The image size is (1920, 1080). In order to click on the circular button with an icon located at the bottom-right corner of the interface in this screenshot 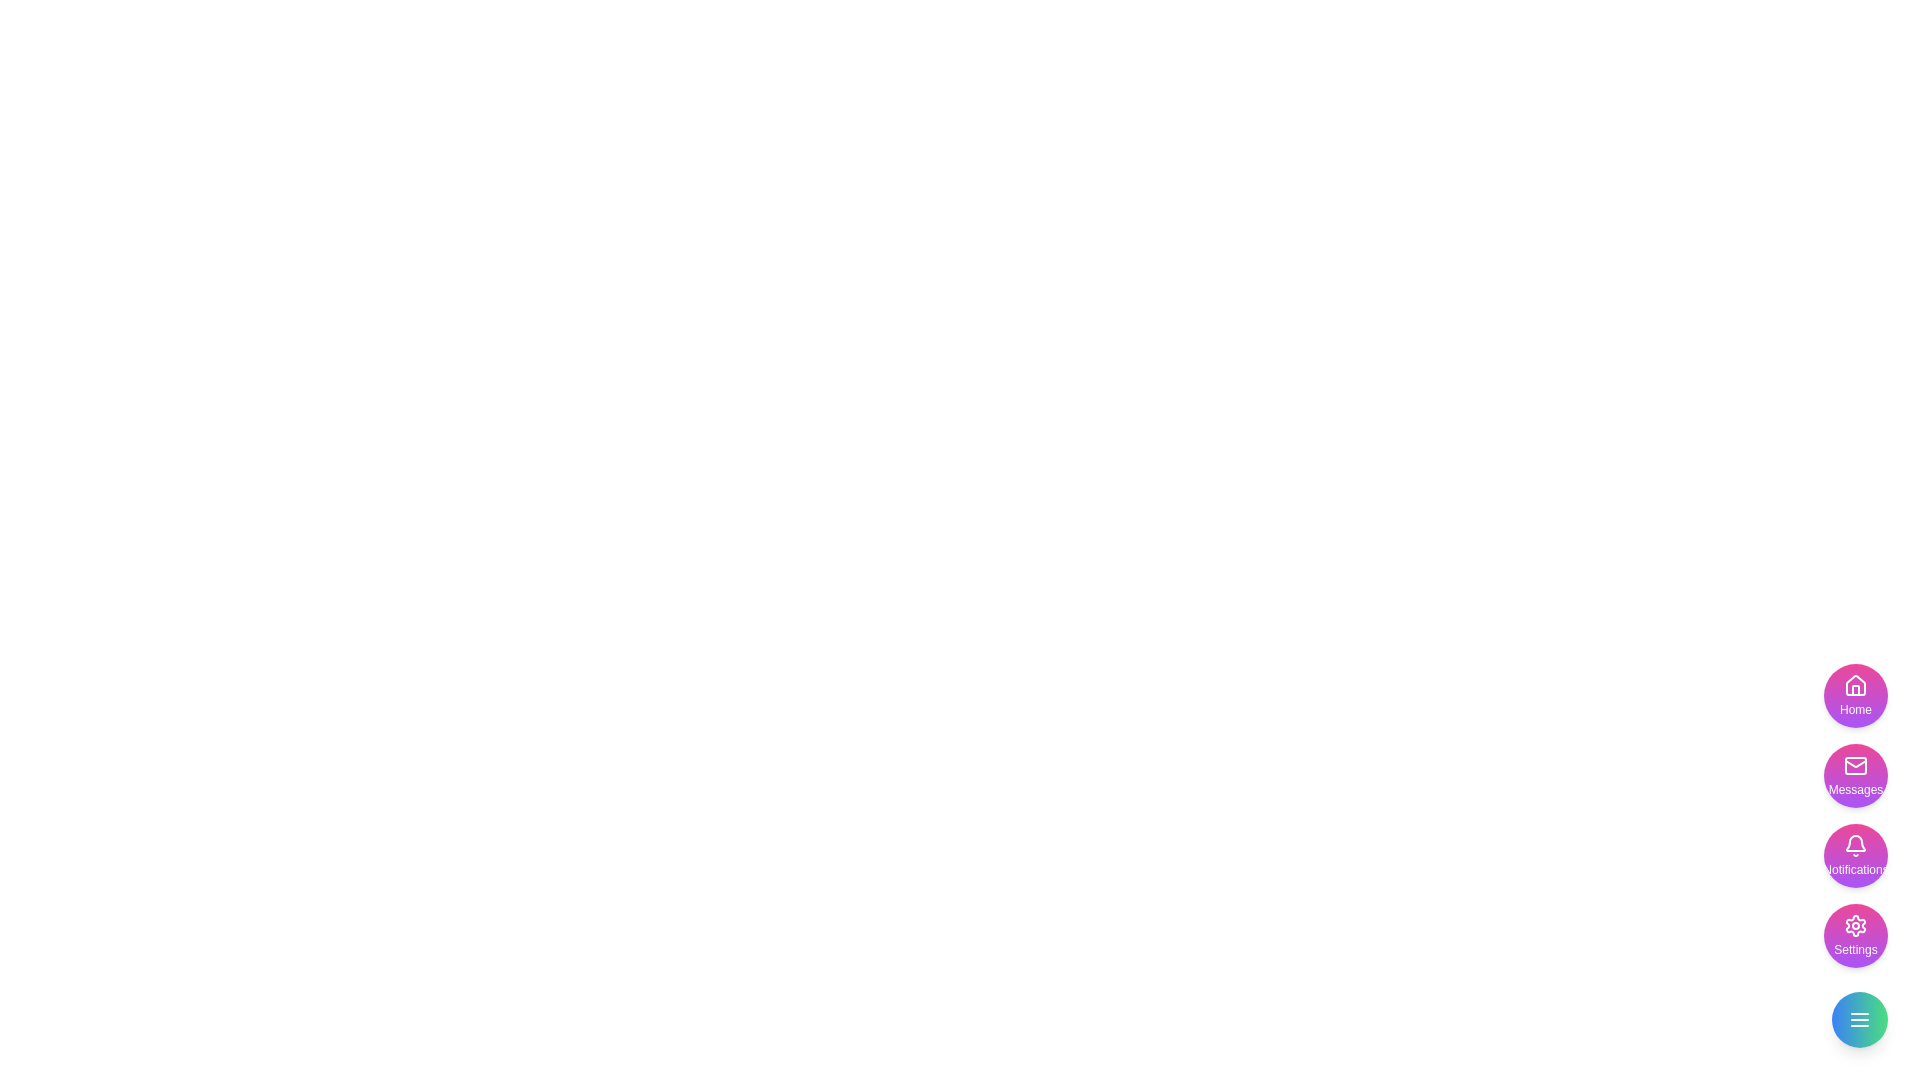, I will do `click(1859, 1019)`.